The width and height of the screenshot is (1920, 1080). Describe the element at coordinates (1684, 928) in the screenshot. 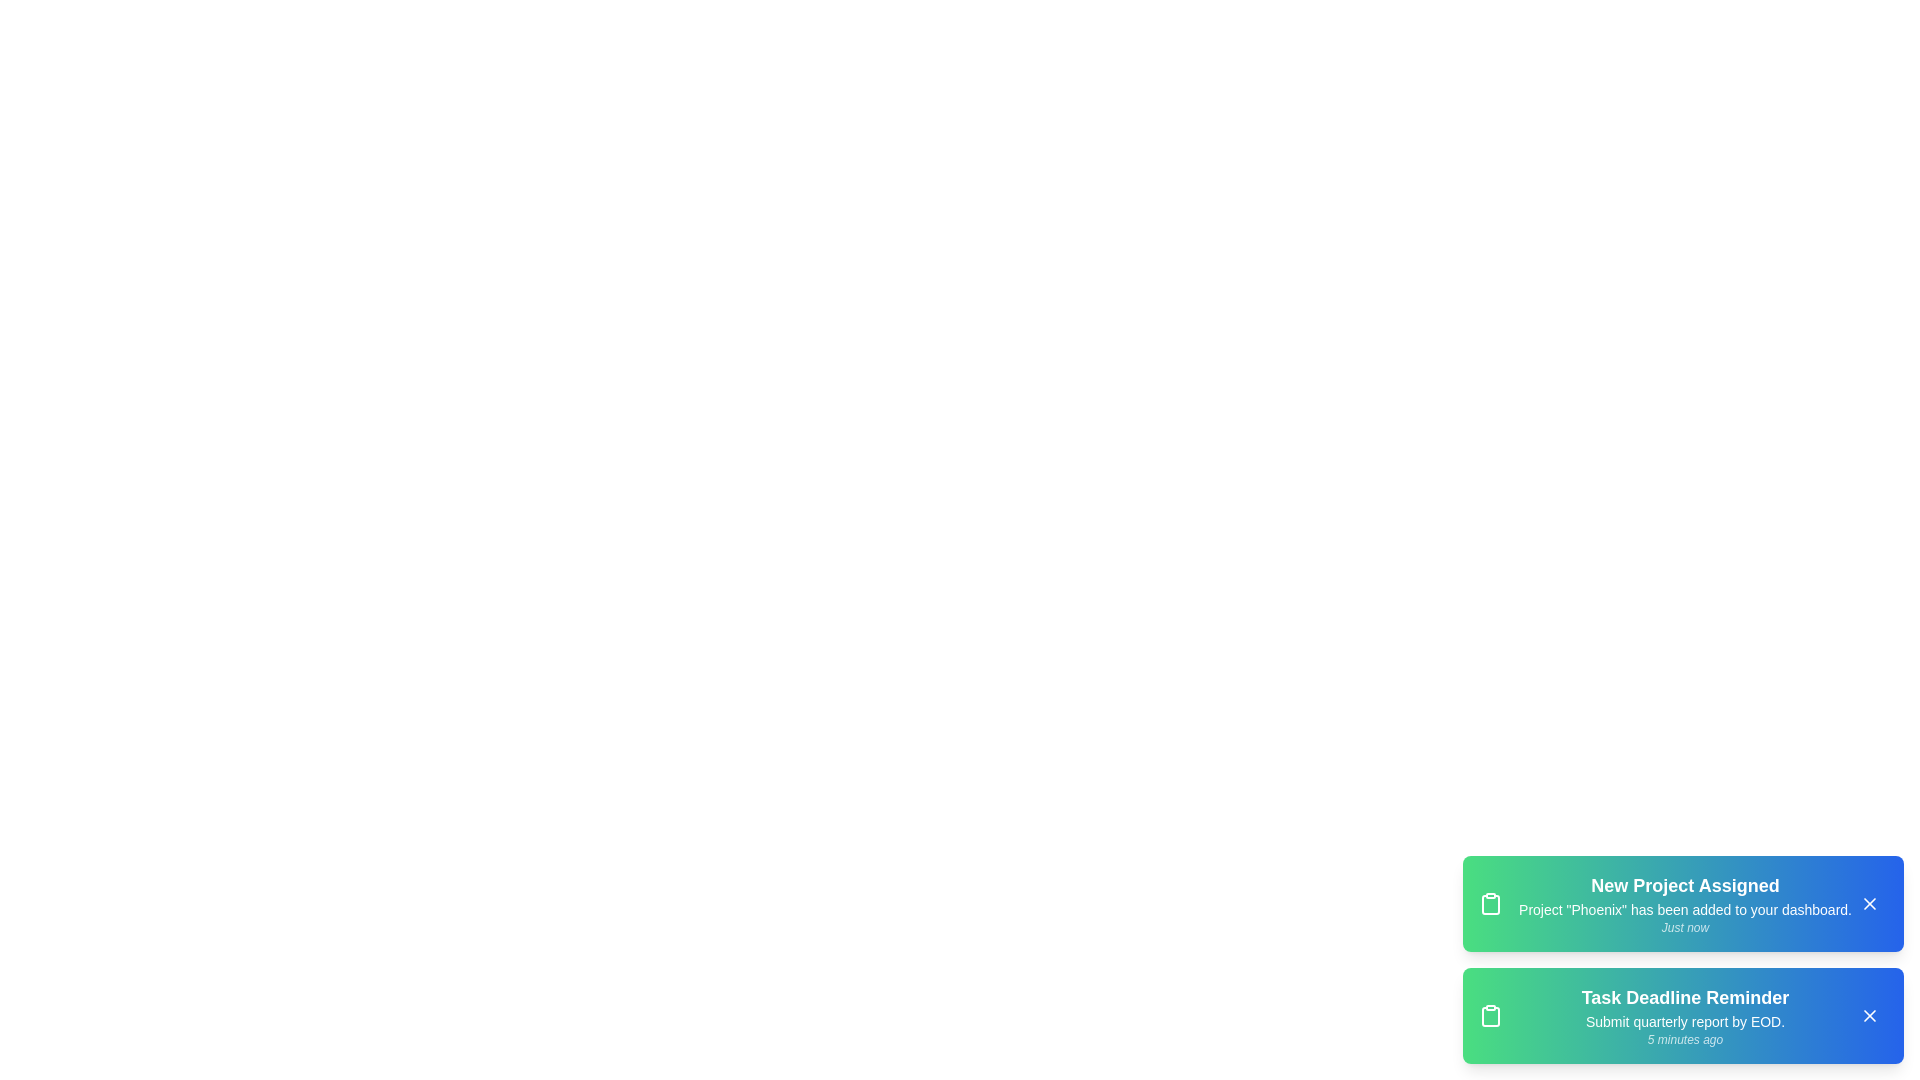

I see `the timestamp text of the notification` at that location.